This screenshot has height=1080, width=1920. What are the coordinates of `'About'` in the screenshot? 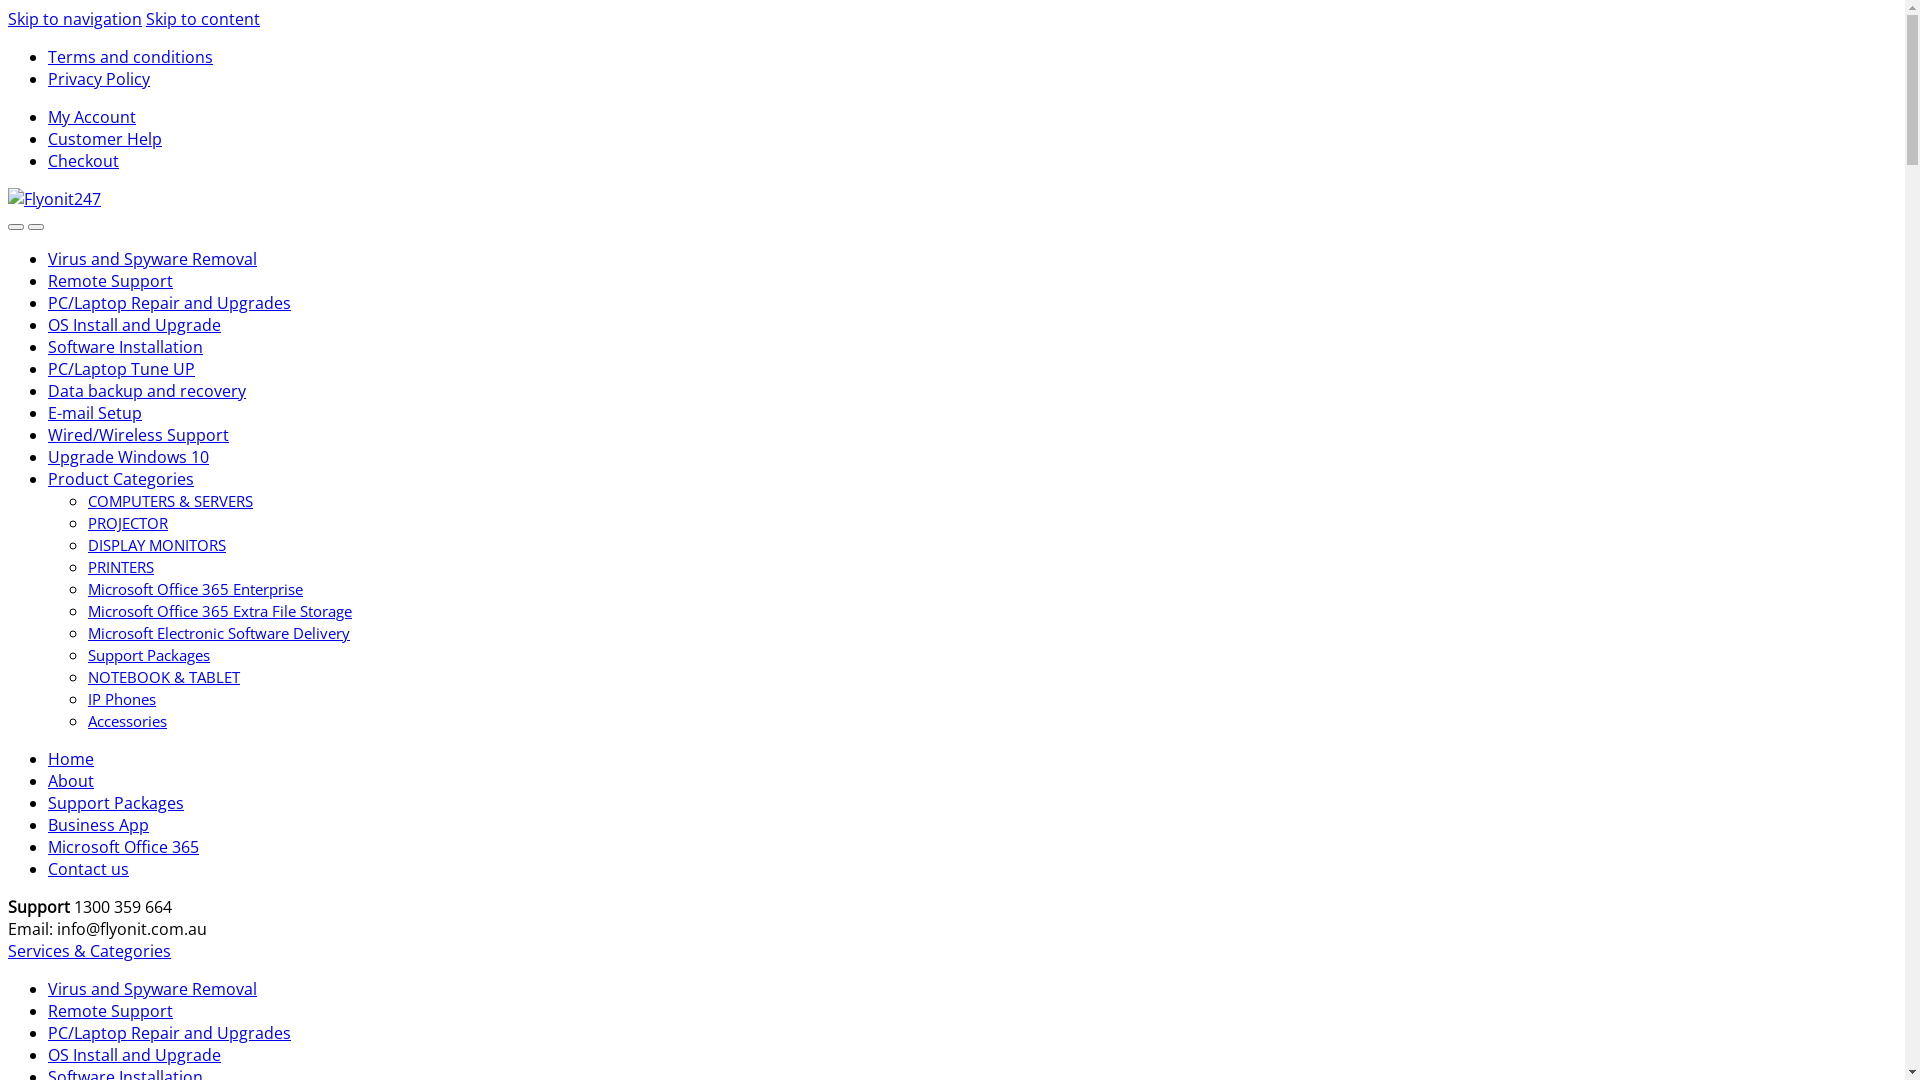 It's located at (71, 779).